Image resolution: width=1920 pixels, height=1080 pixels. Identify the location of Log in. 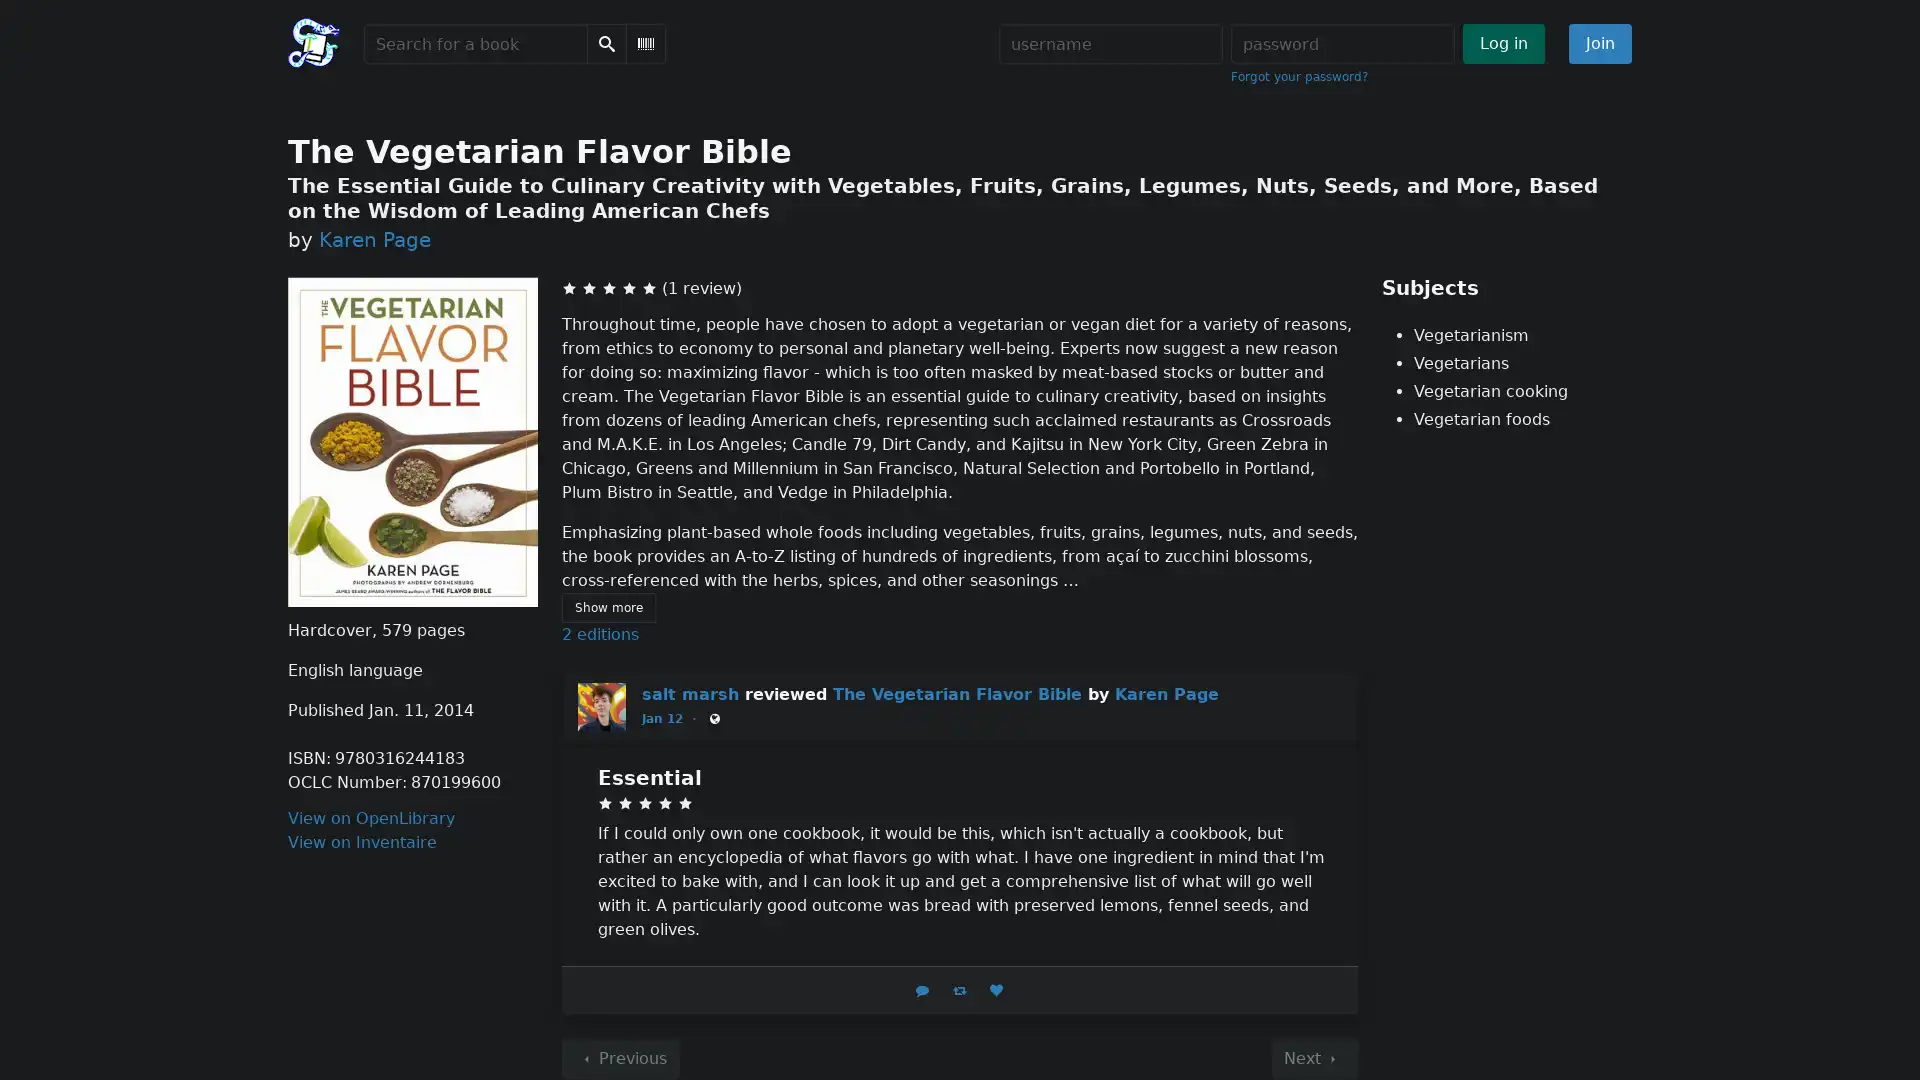
(1503, 43).